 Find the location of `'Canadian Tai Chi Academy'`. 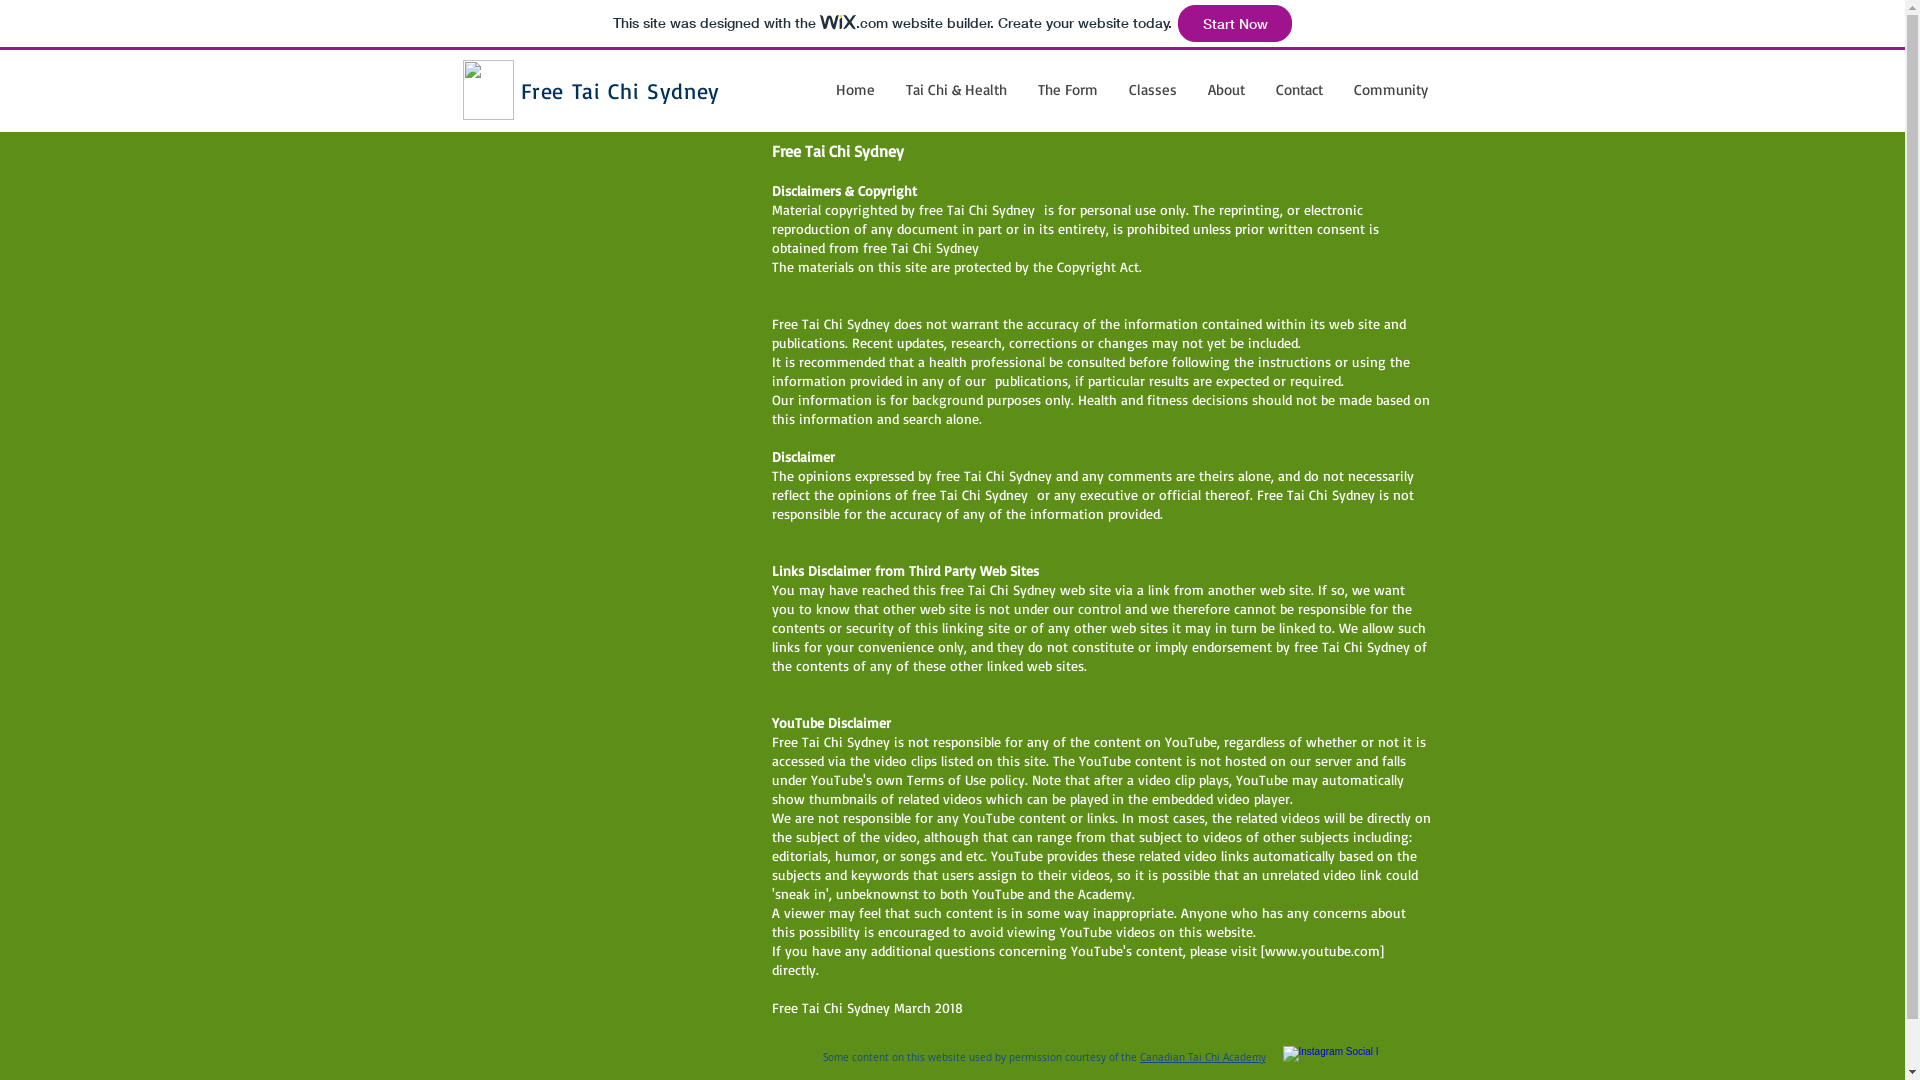

'Canadian Tai Chi Academy' is located at coordinates (1140, 1056).